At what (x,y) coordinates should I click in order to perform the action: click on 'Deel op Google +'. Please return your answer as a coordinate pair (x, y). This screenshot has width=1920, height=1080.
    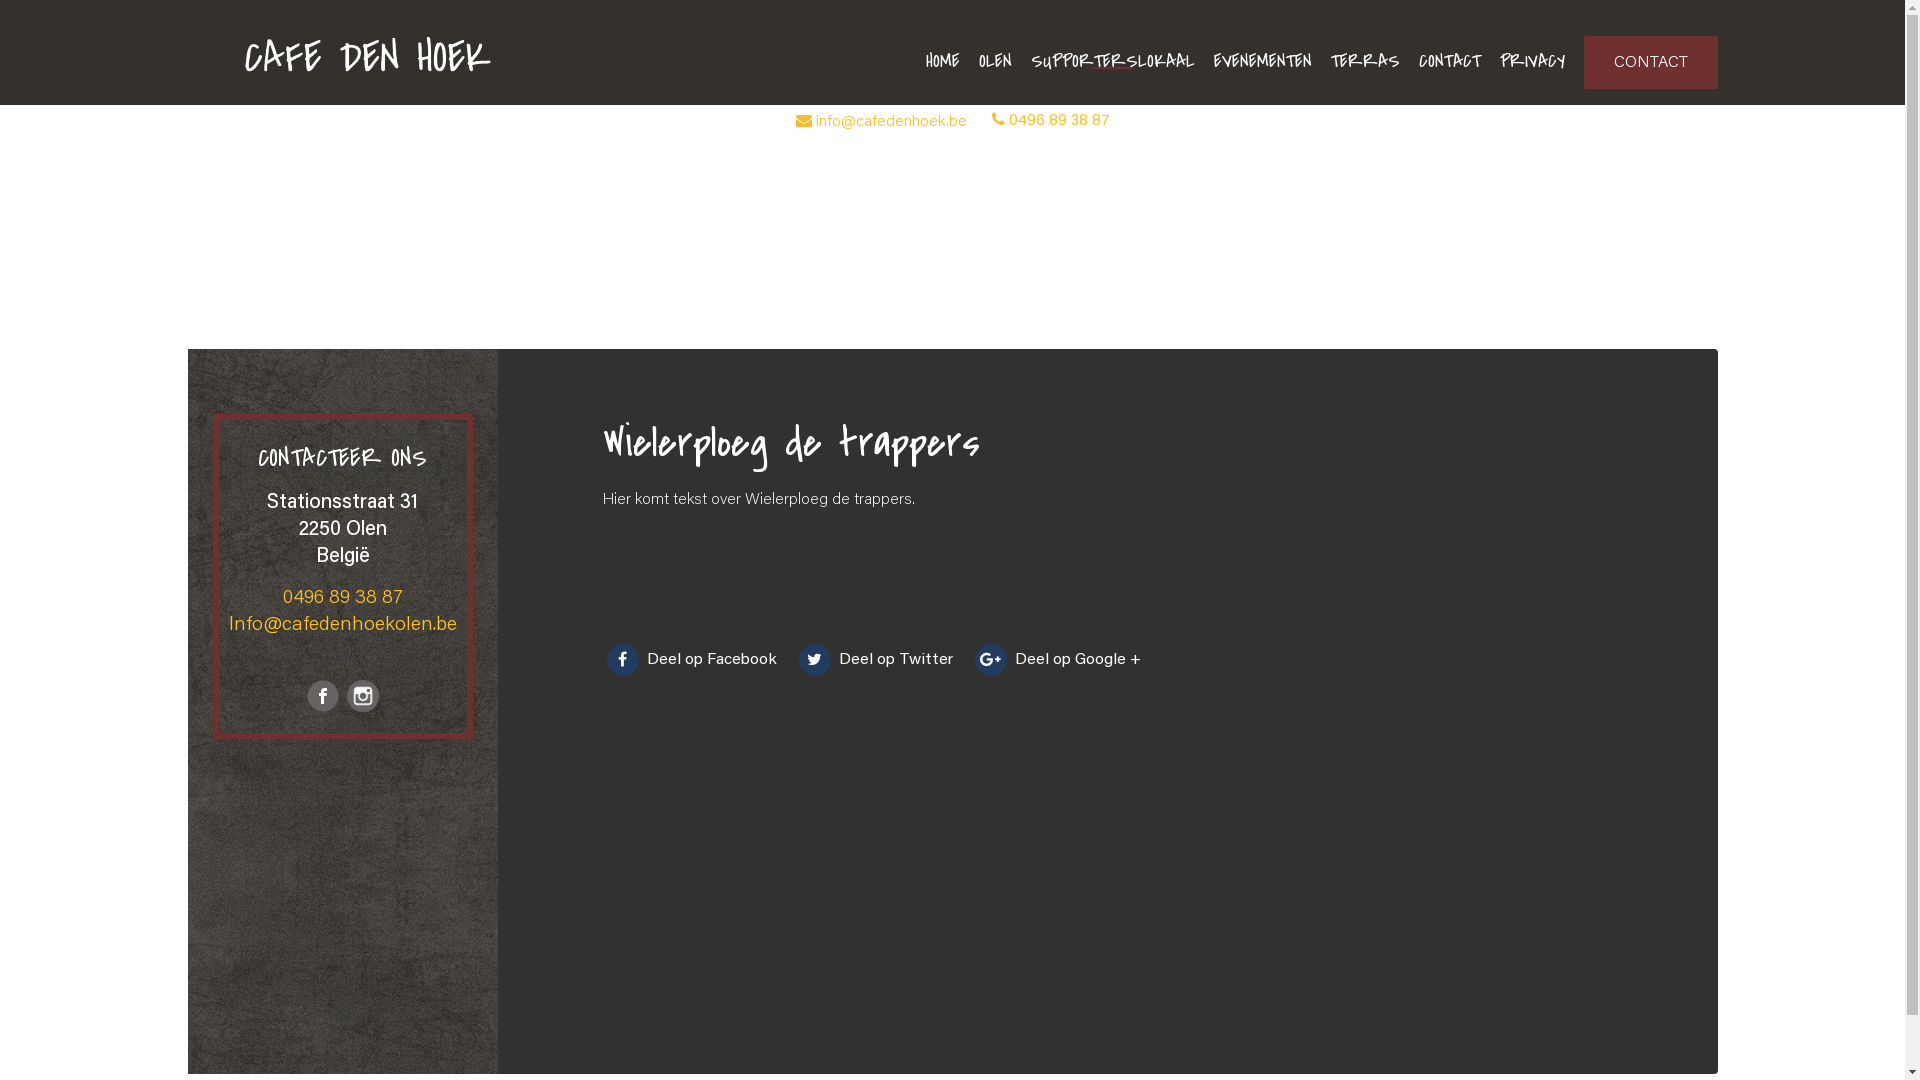
    Looking at the image, I should click on (1055, 659).